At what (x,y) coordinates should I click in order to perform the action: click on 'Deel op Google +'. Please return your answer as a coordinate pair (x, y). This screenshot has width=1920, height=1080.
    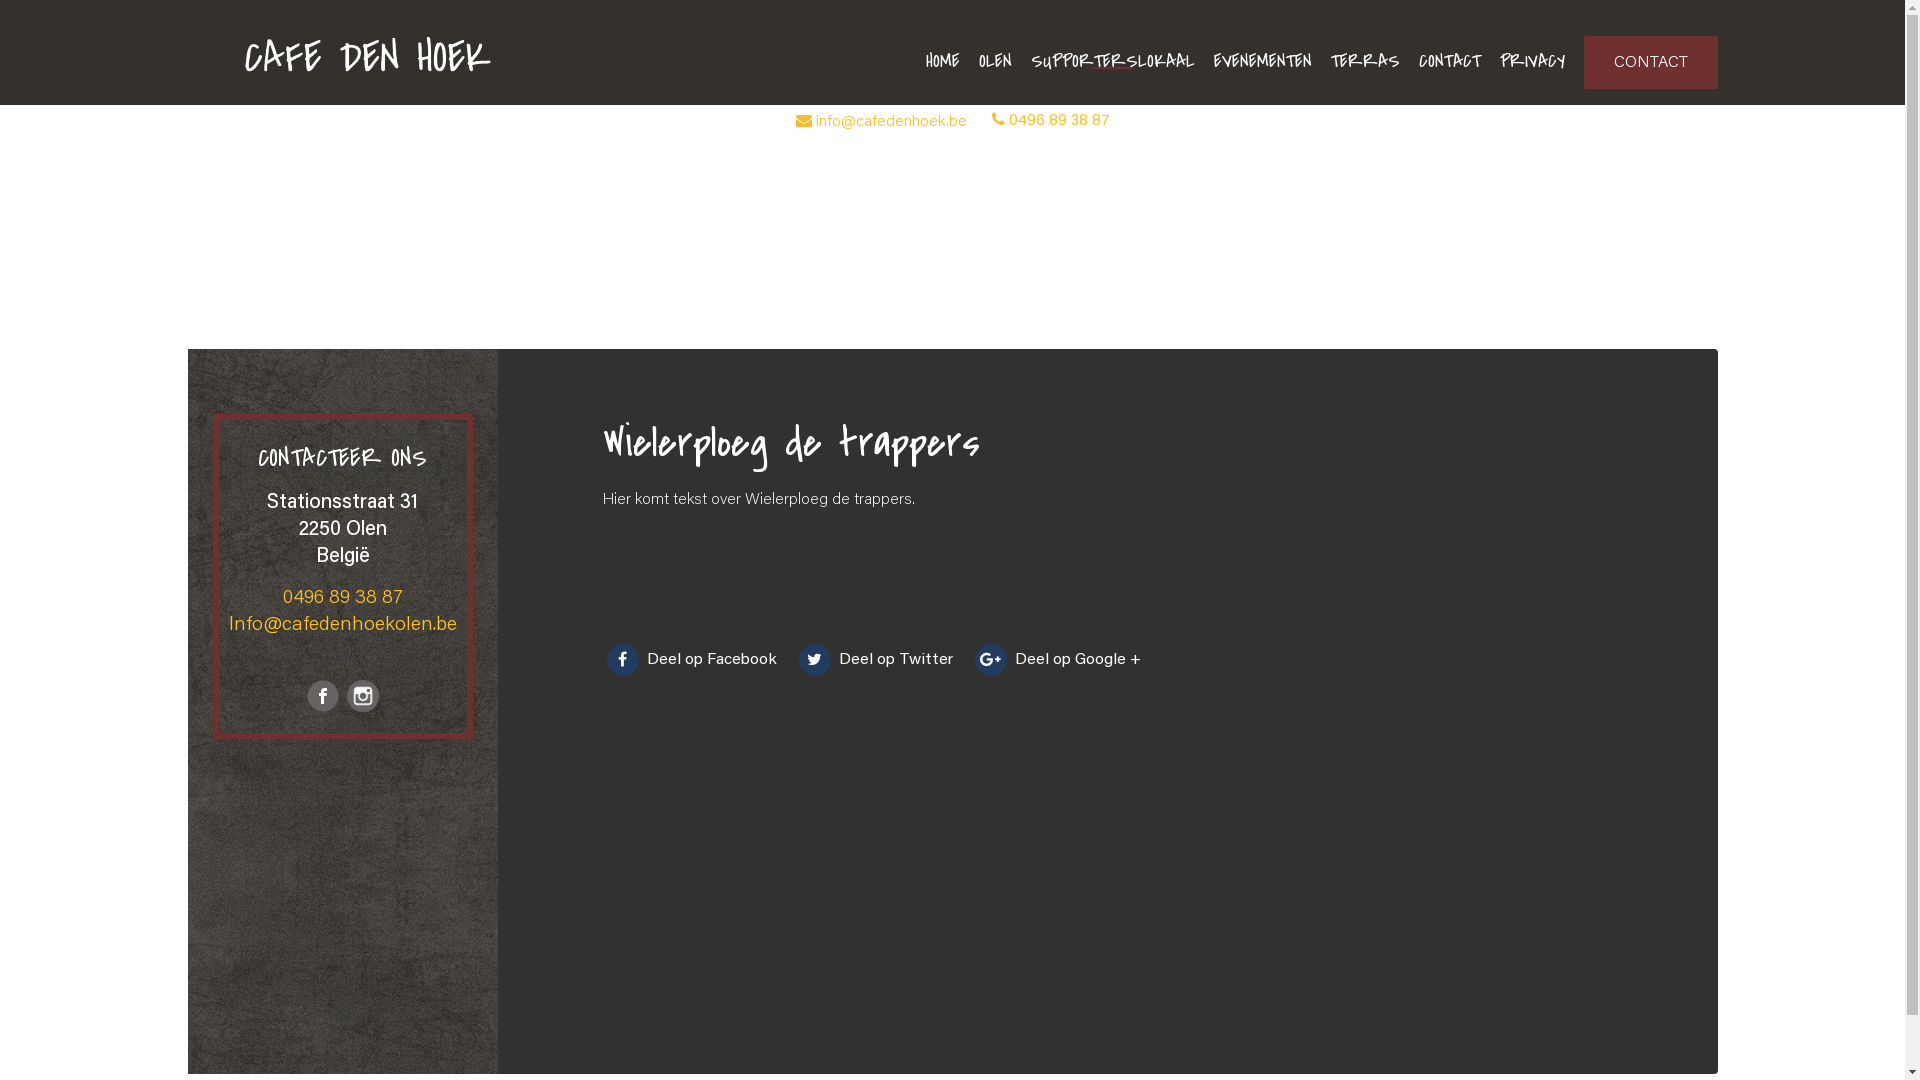
    Looking at the image, I should click on (1055, 659).